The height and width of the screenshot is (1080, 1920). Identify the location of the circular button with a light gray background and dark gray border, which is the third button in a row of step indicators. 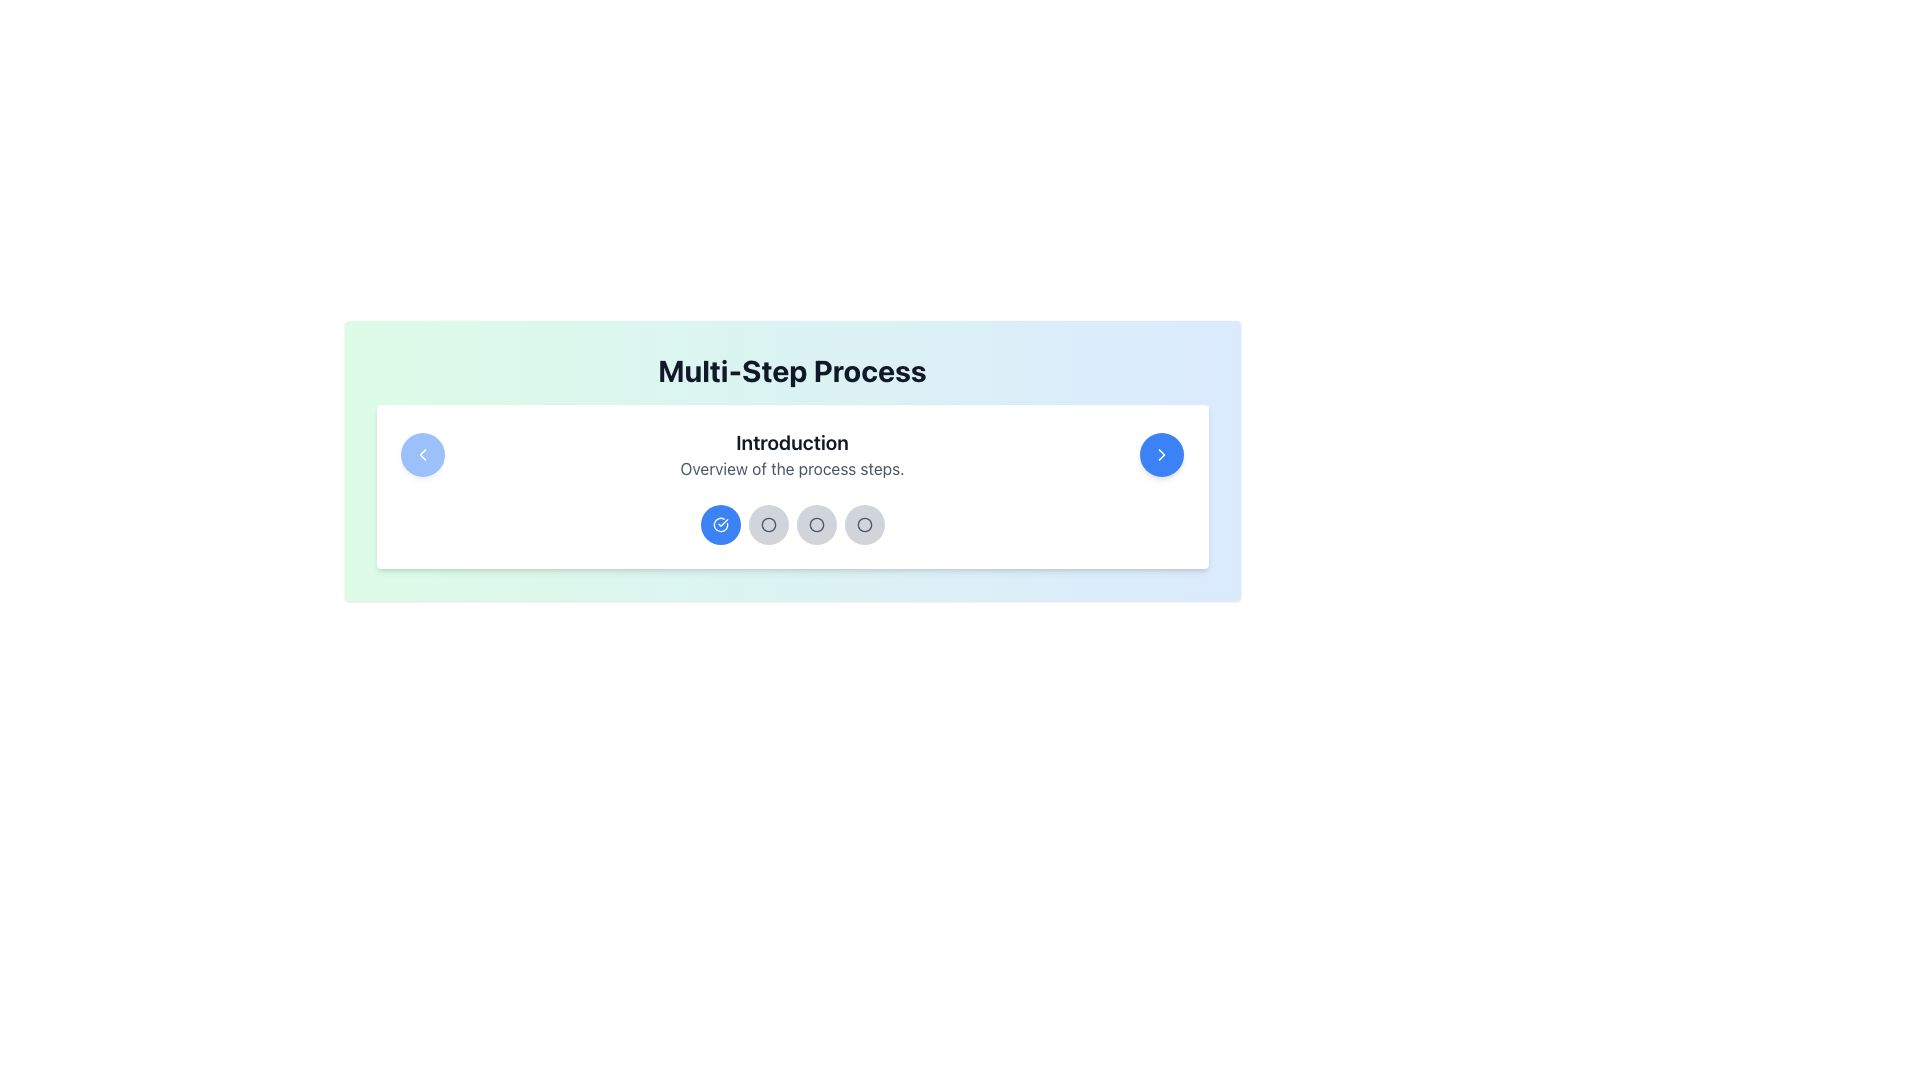
(767, 523).